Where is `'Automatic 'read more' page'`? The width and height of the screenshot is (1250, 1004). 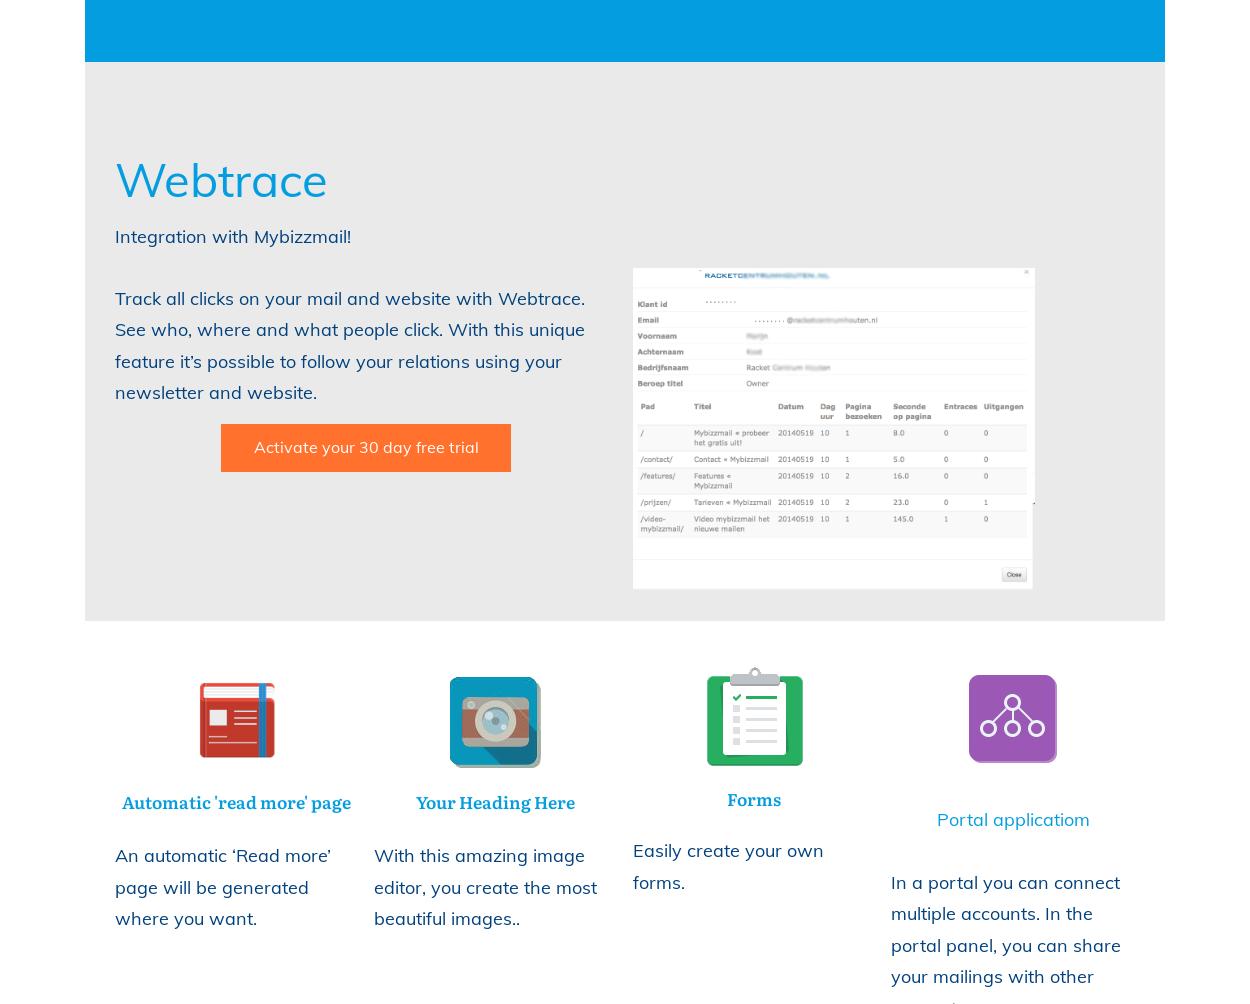
'Automatic 'read more' page' is located at coordinates (121, 801).